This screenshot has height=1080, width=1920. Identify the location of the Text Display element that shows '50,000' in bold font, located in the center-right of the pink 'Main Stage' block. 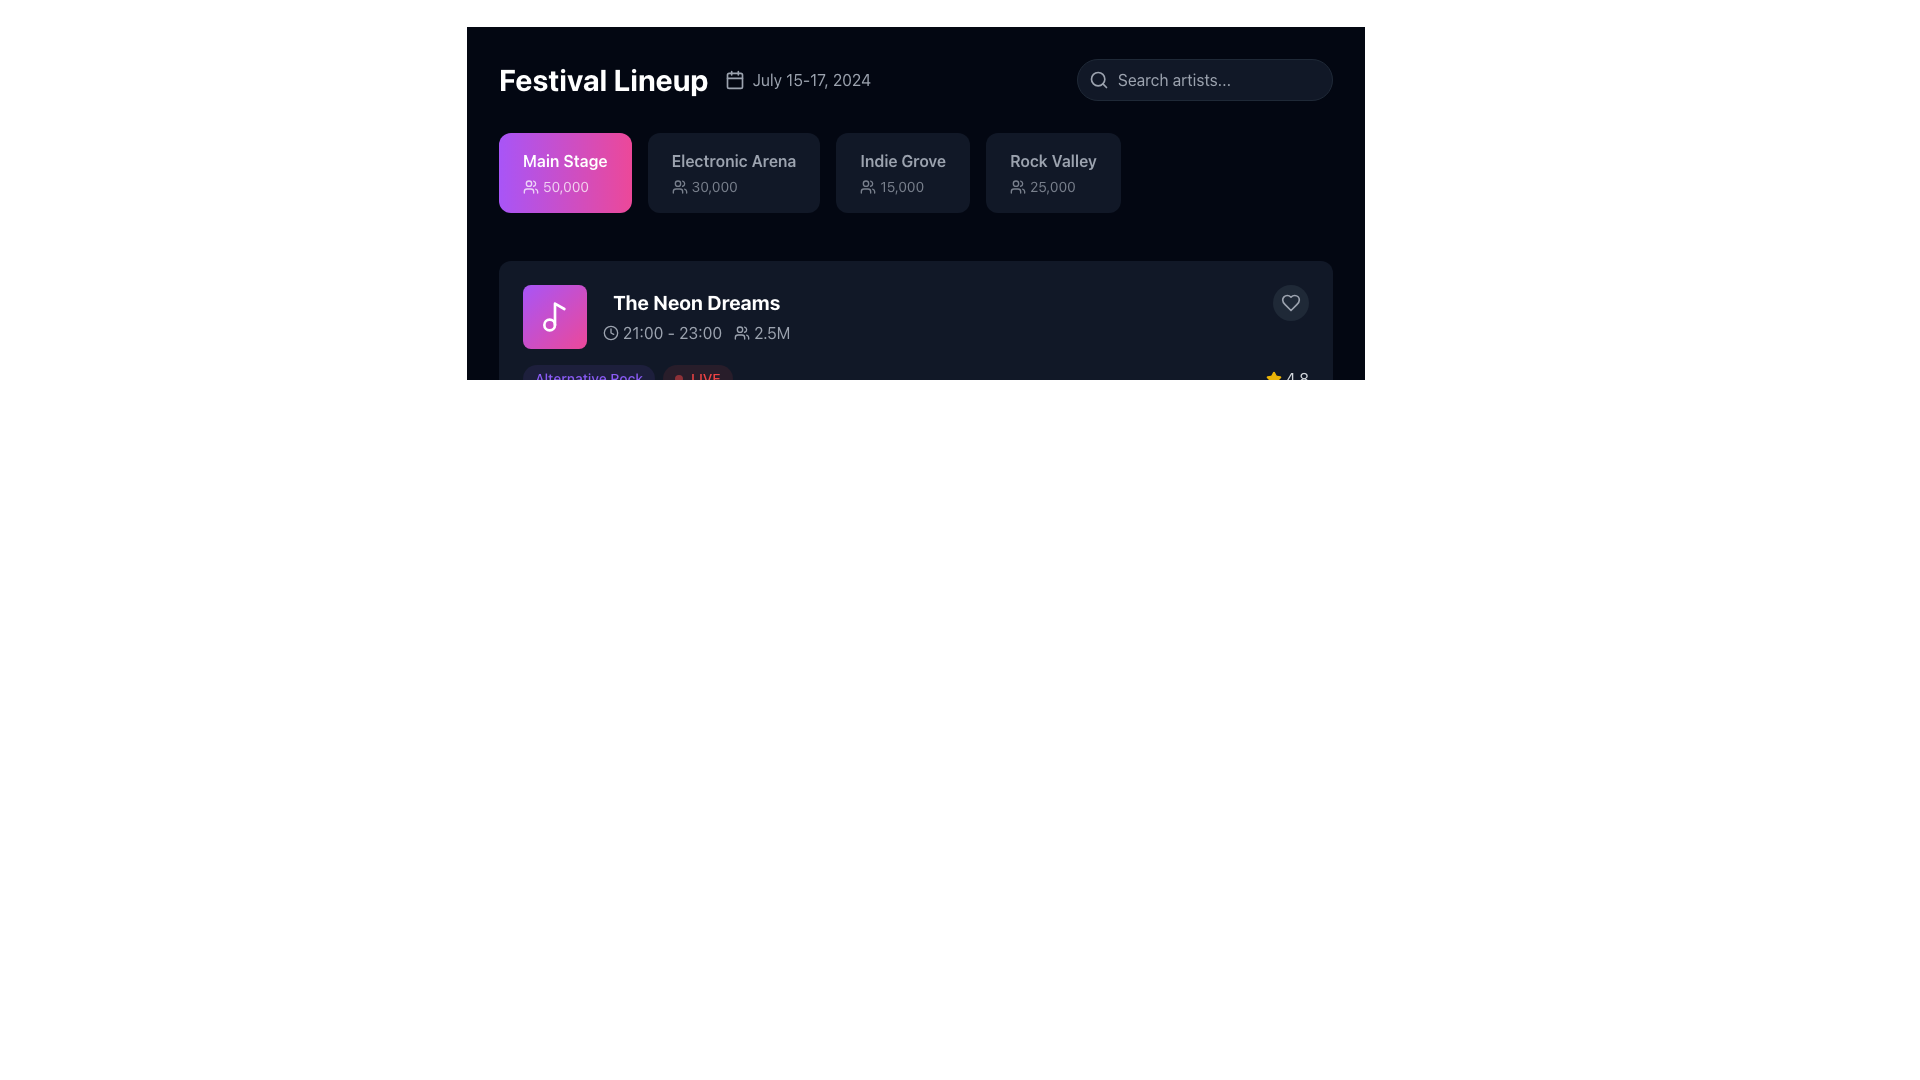
(565, 186).